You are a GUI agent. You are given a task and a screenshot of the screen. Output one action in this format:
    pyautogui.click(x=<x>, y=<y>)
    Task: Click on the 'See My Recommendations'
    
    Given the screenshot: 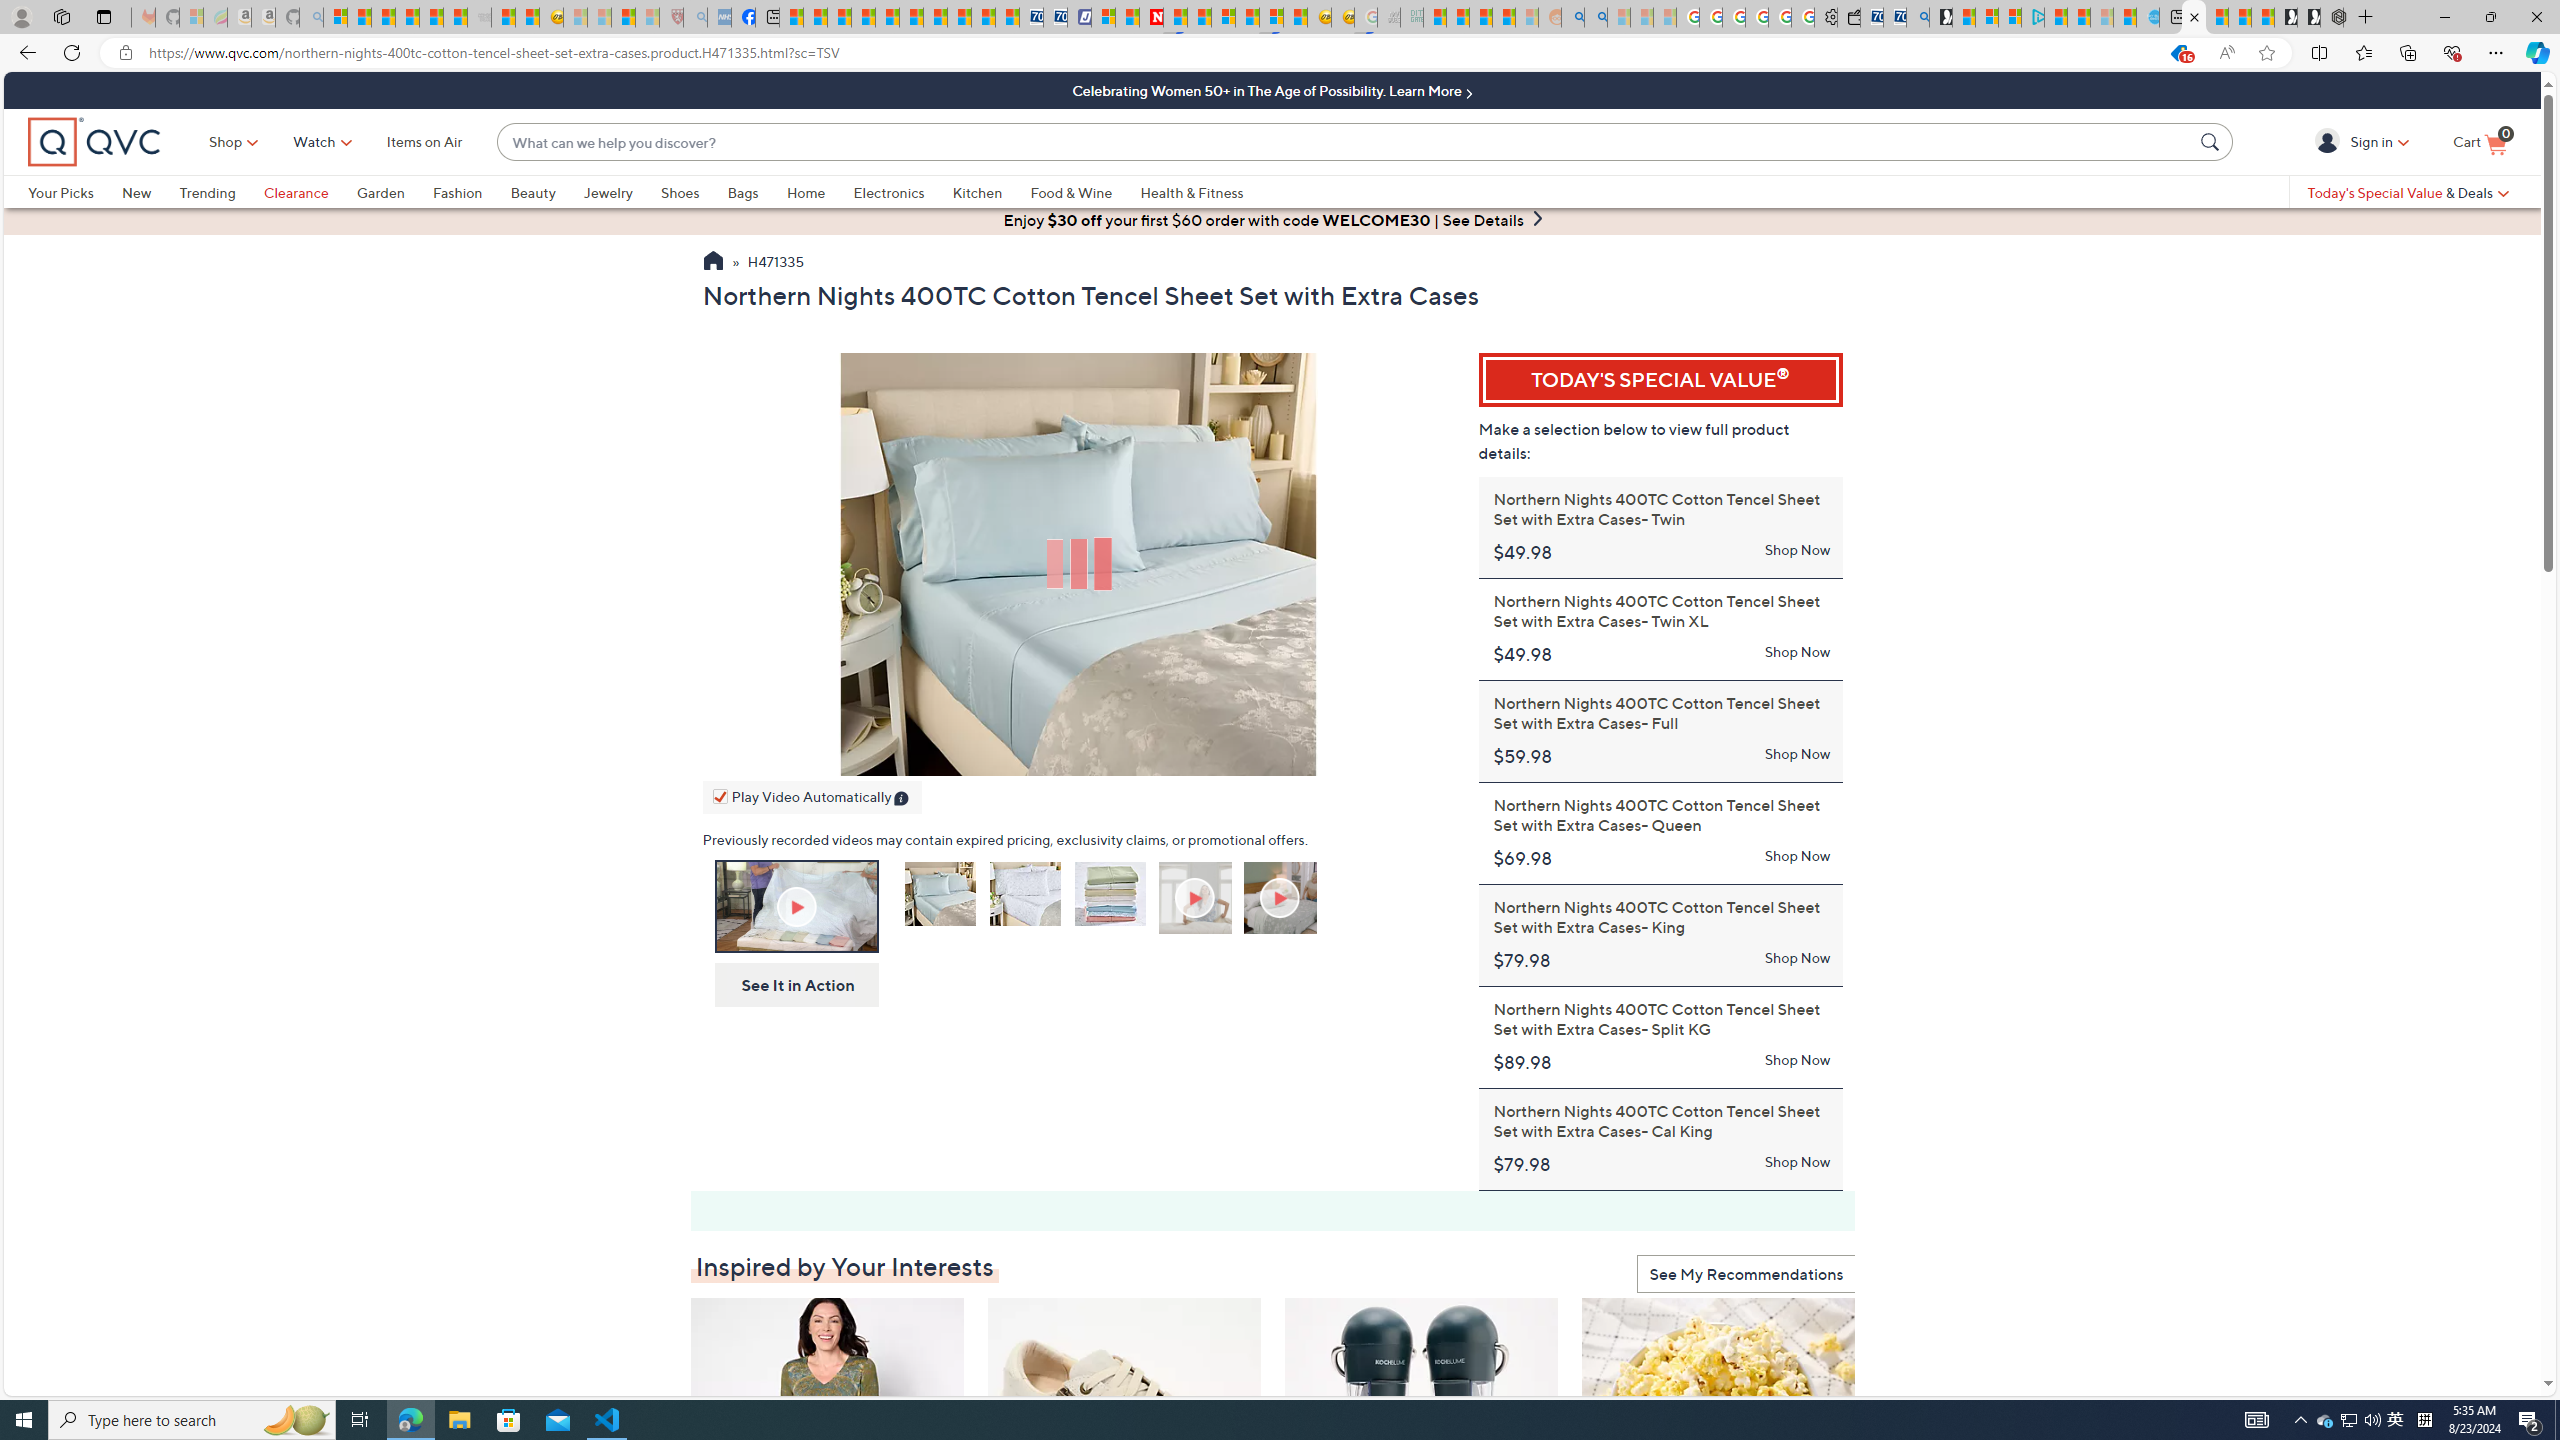 What is the action you would take?
    pyautogui.click(x=1744, y=1272)
    